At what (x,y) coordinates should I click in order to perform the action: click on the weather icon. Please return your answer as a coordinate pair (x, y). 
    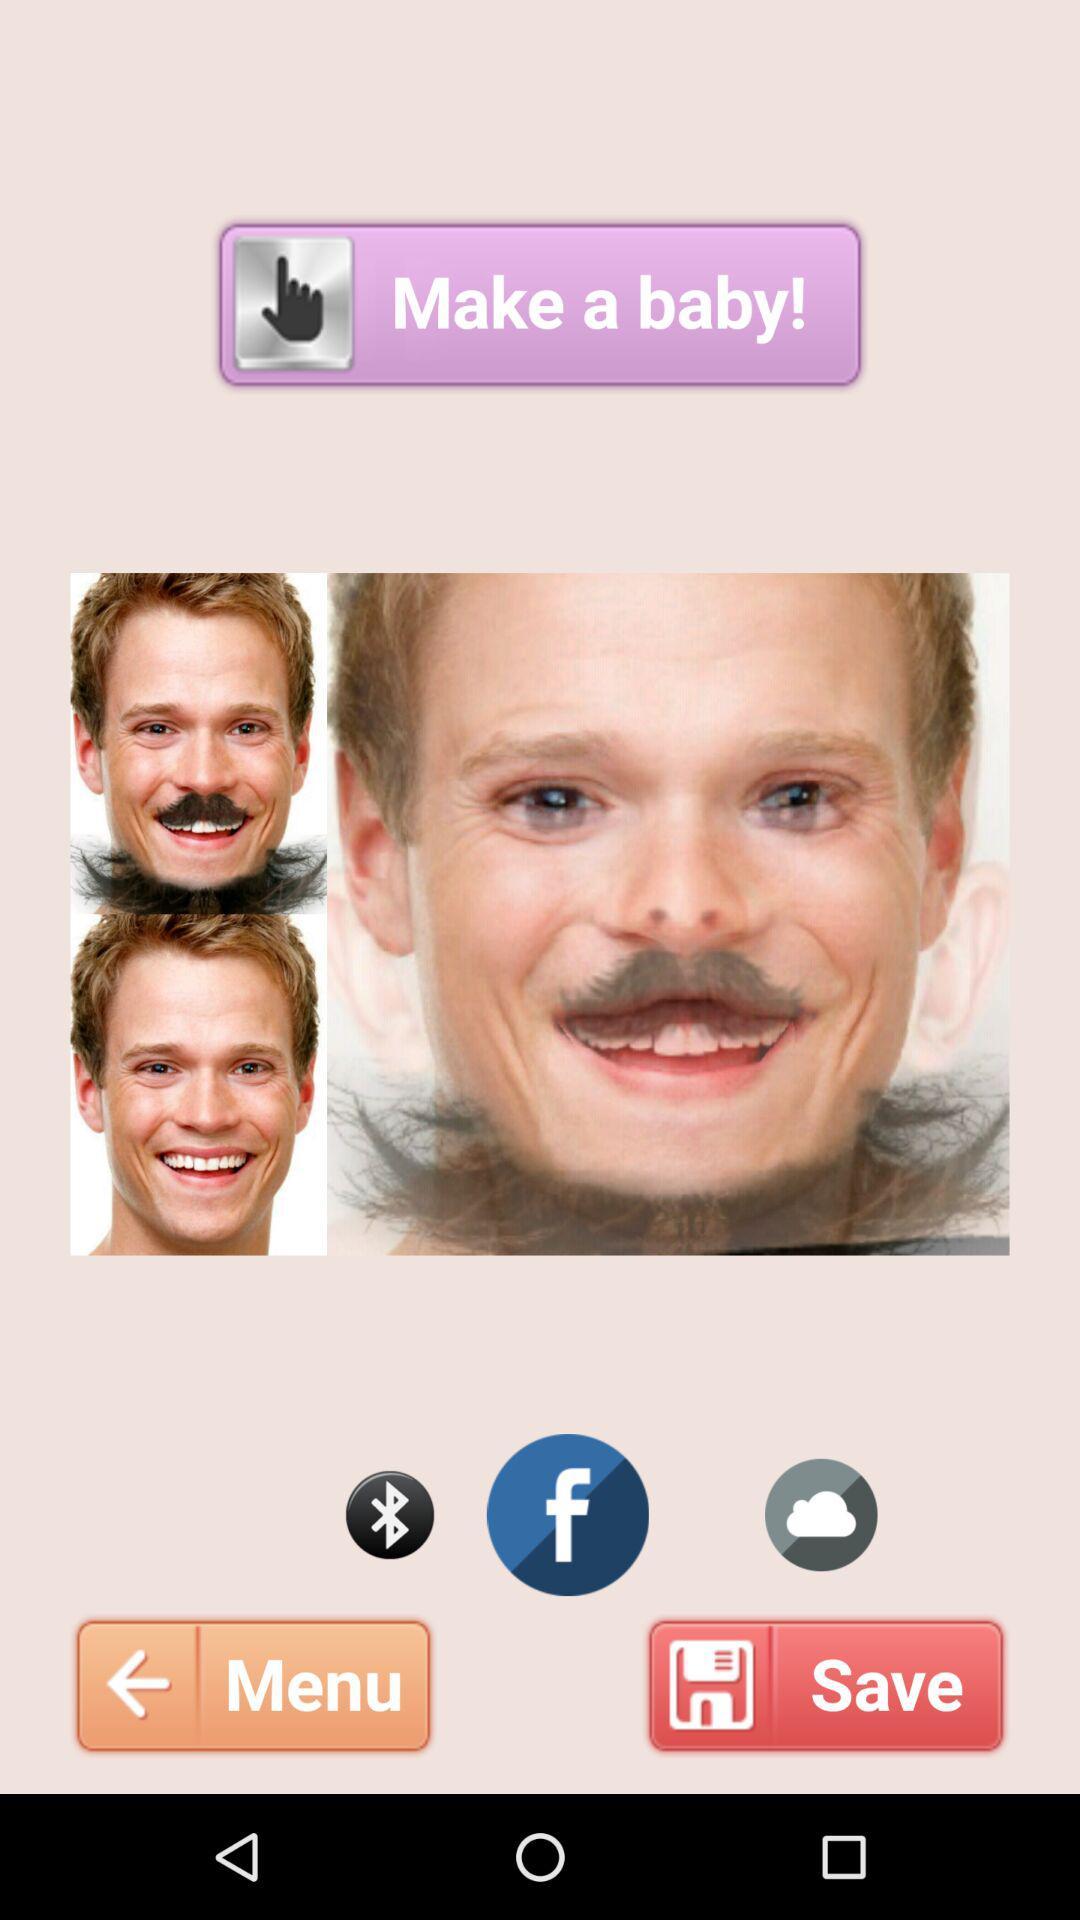
    Looking at the image, I should click on (821, 1621).